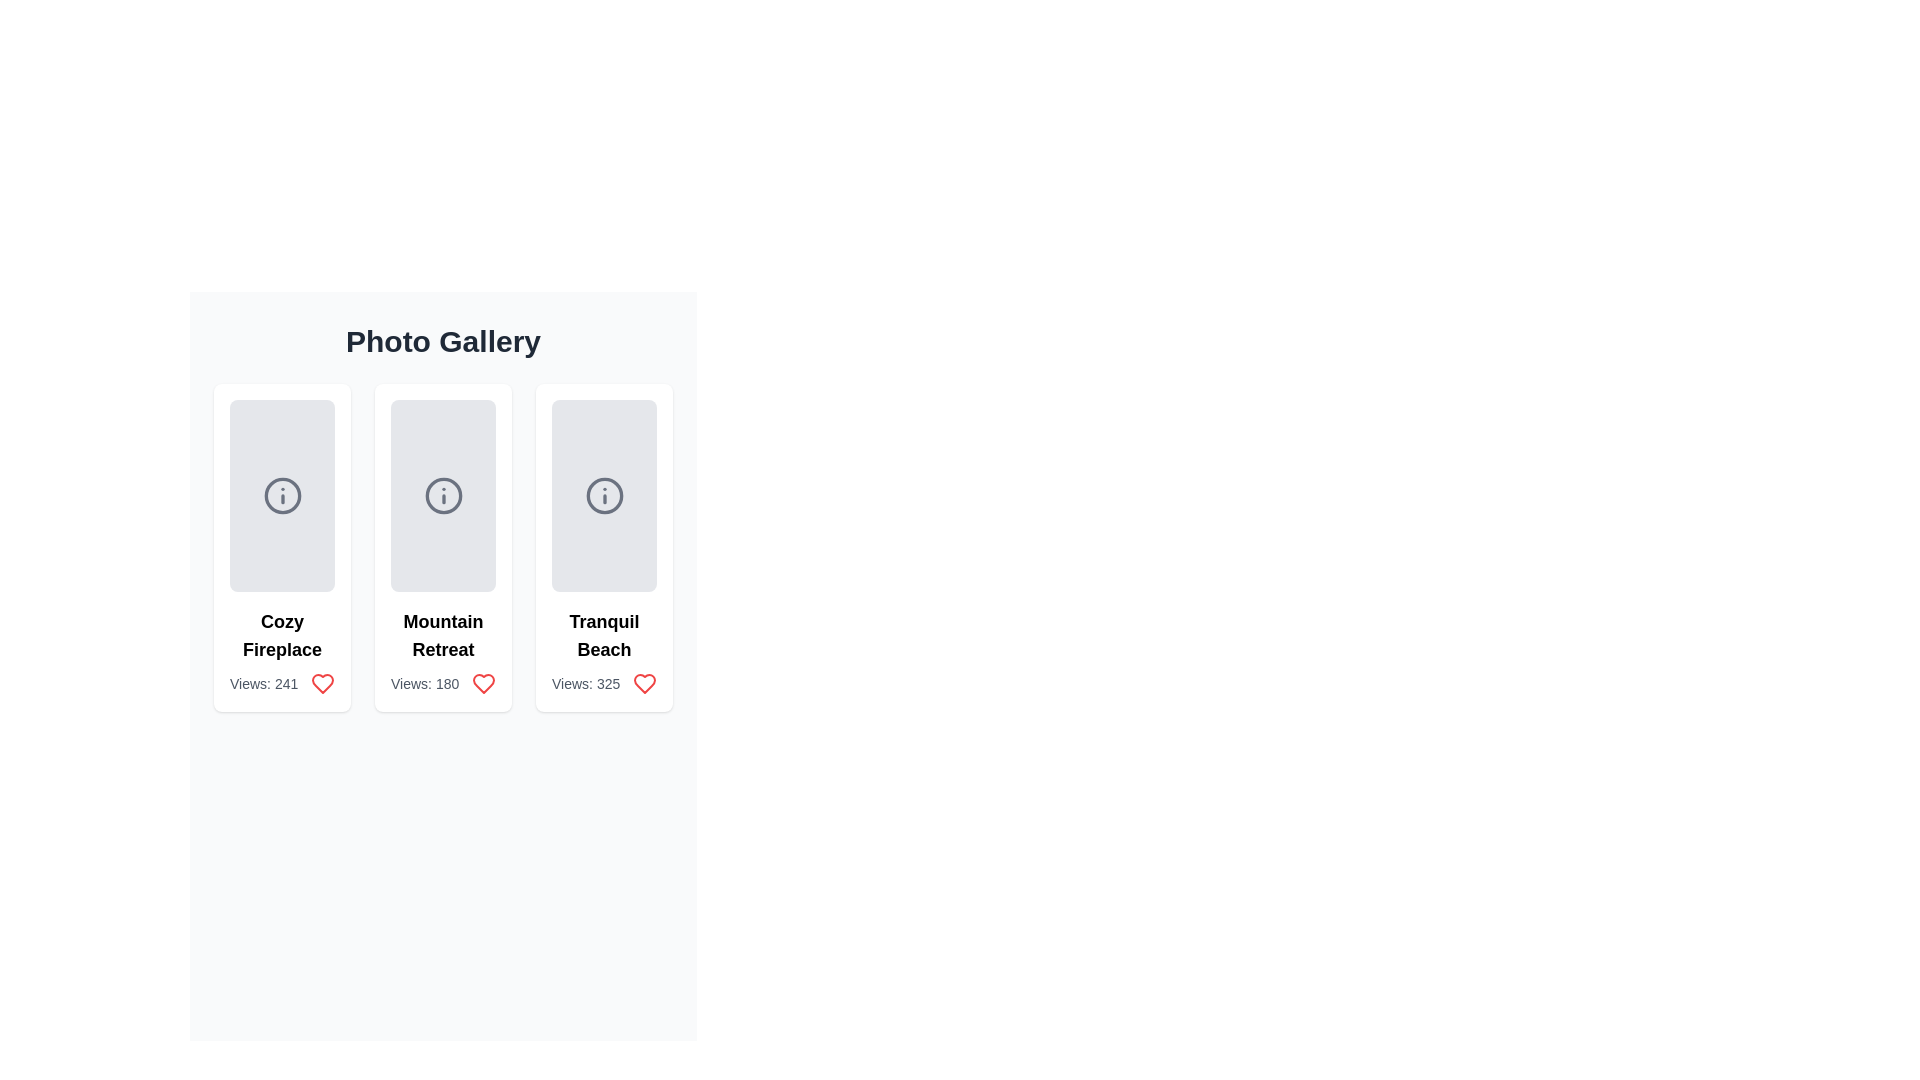  Describe the element at coordinates (603, 547) in the screenshot. I see `the card component with the title 'Tranquil Beach', which is styled with a white background and rounded corners, located in the bottom right corner of the grid` at that location.